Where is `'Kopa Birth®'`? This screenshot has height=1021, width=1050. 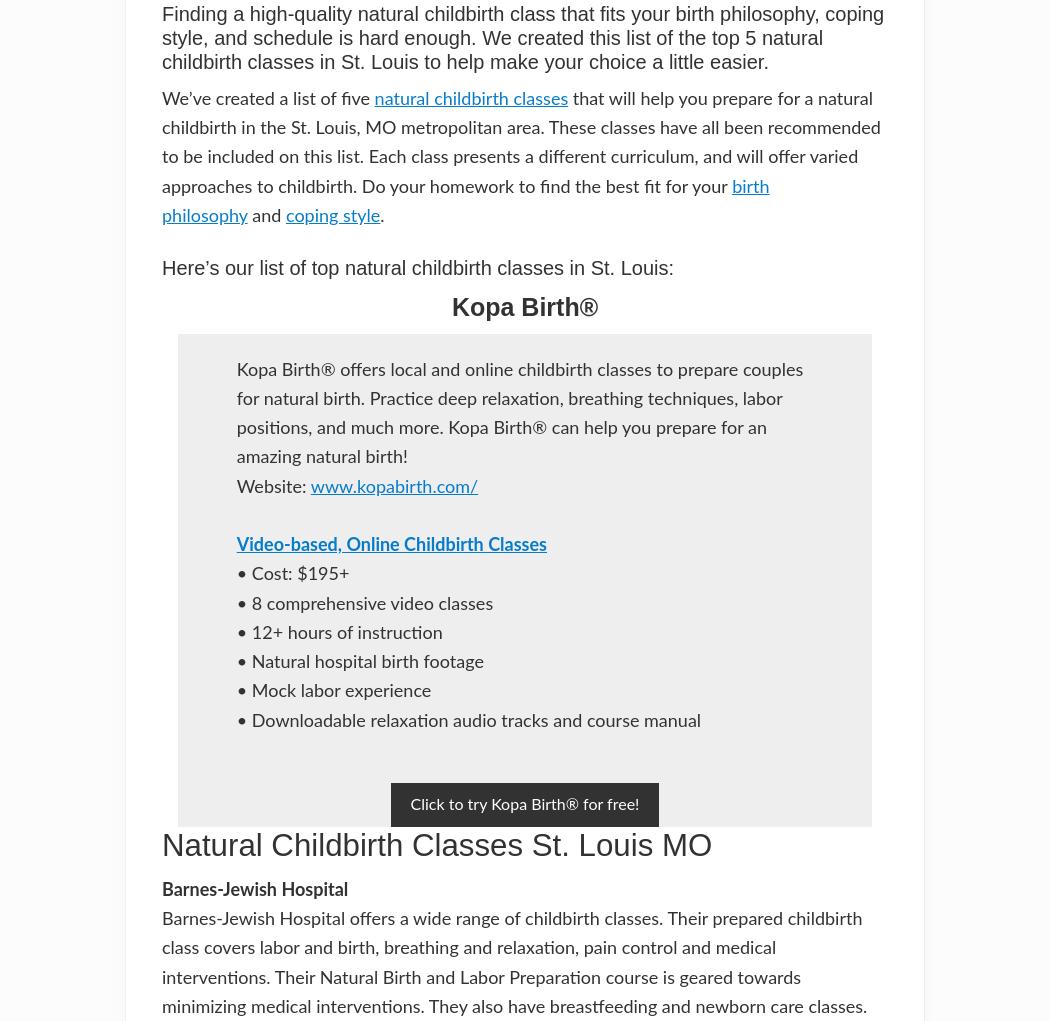
'Kopa Birth®' is located at coordinates (523, 307).